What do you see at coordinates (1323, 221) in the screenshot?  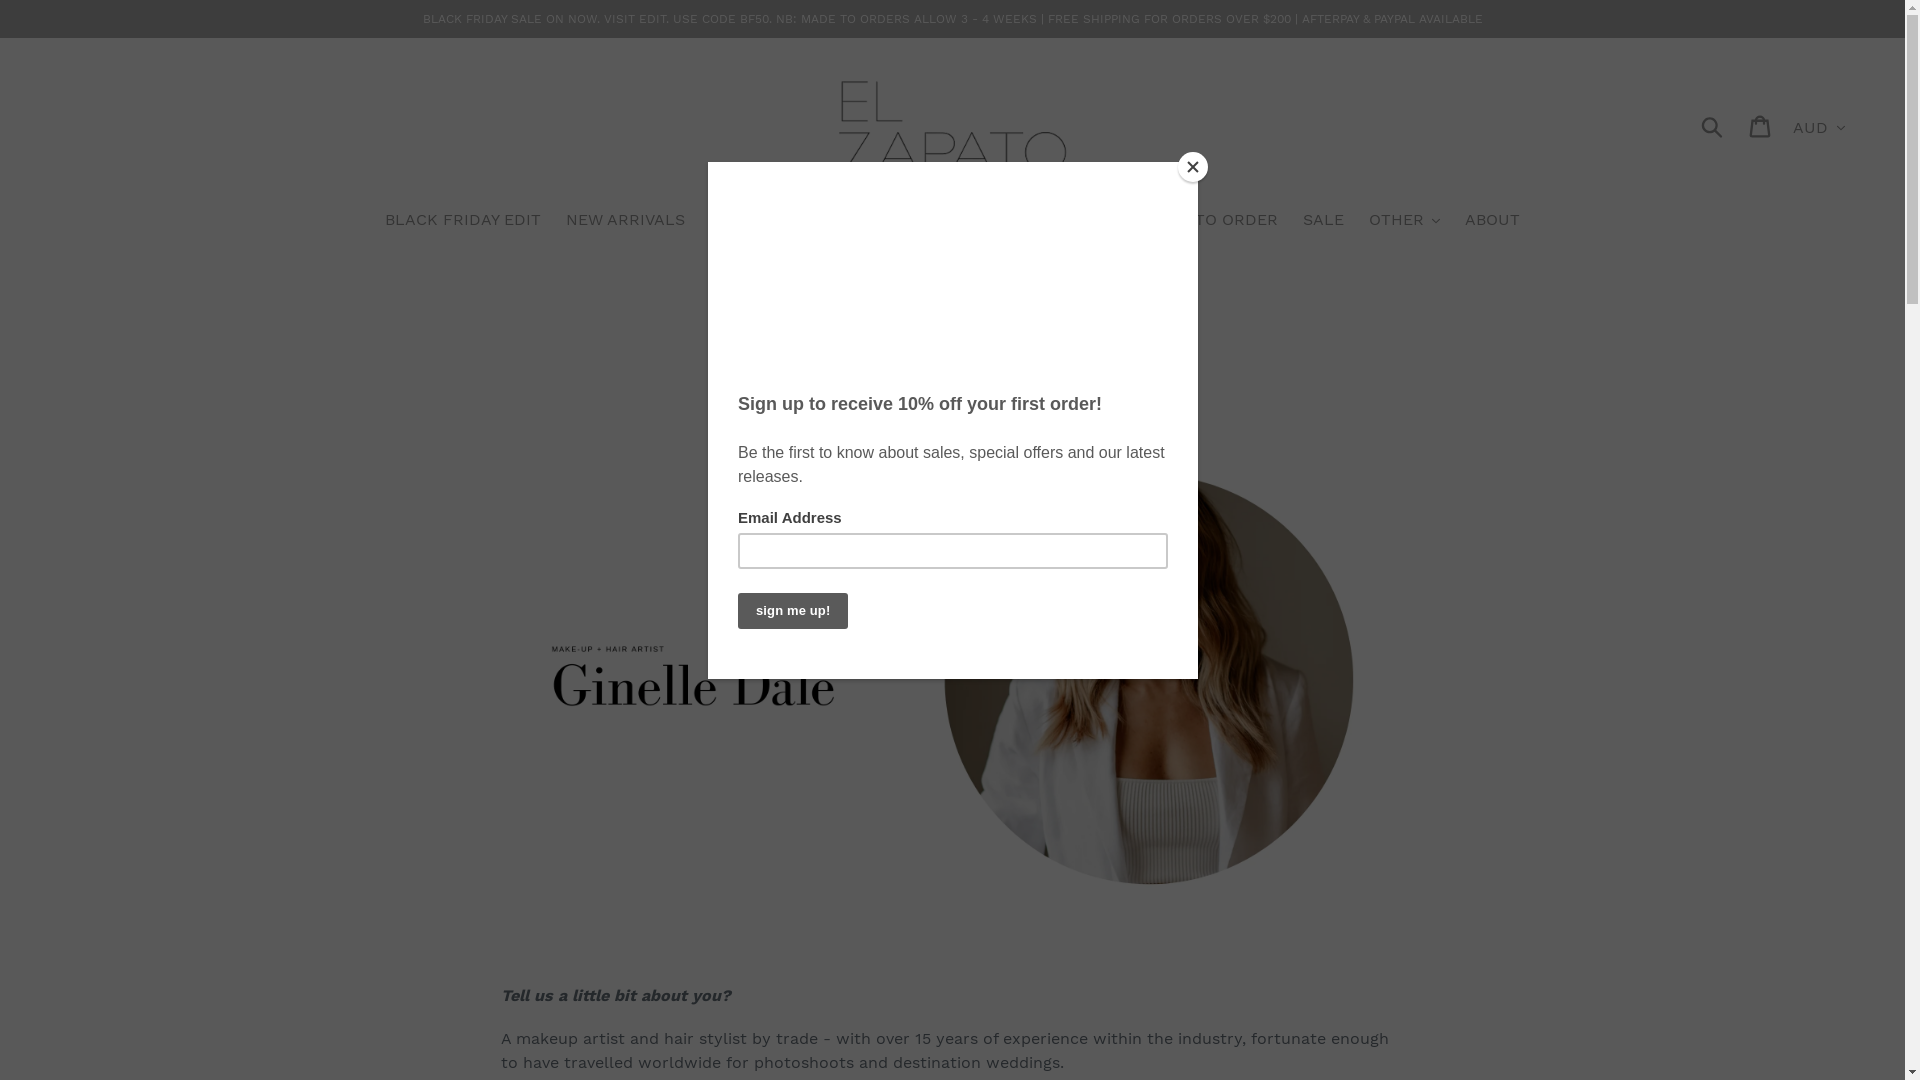 I see `'SALE'` at bounding box center [1323, 221].